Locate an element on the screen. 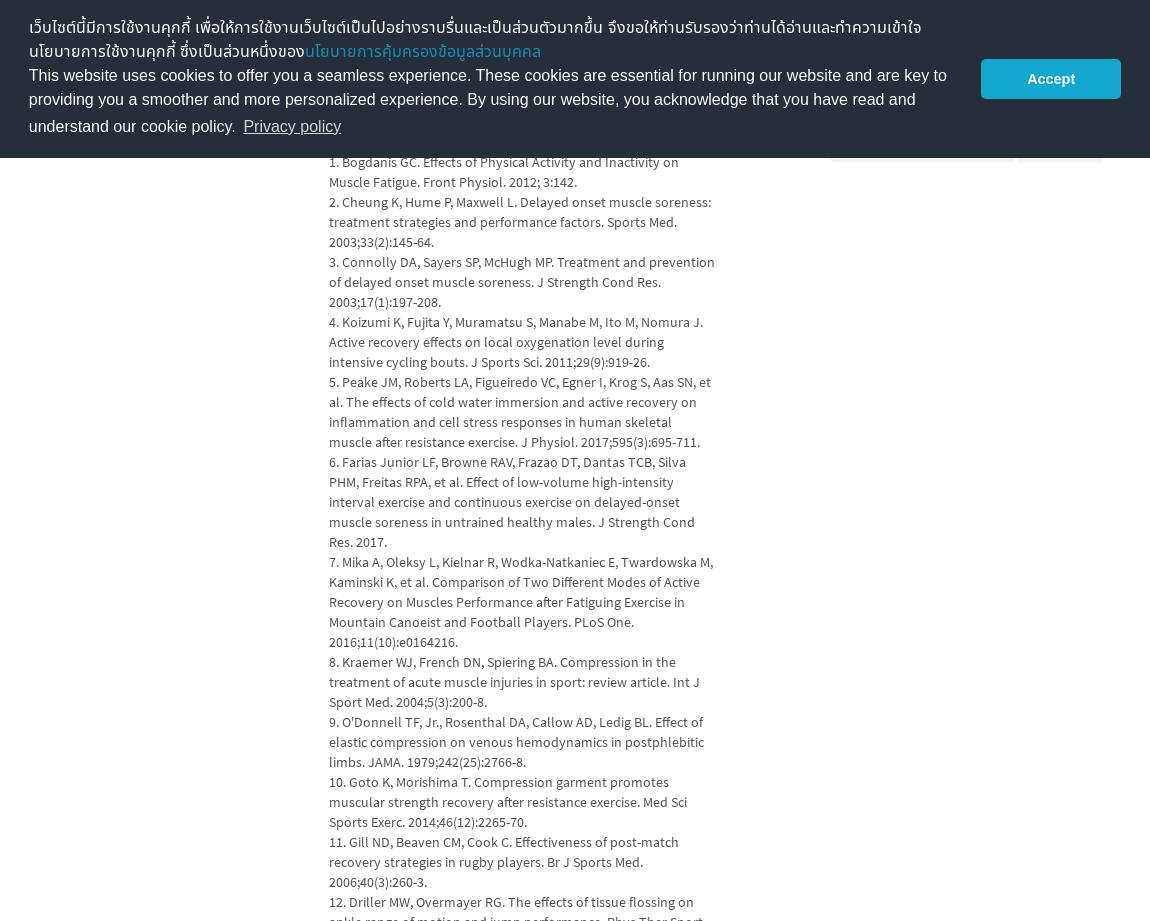  '1. Bogdanis GC. Effects of Physical Activity and Inactivity on Muscle Fatigue. Front Physiol. 2012; 3:142.' is located at coordinates (503, 171).